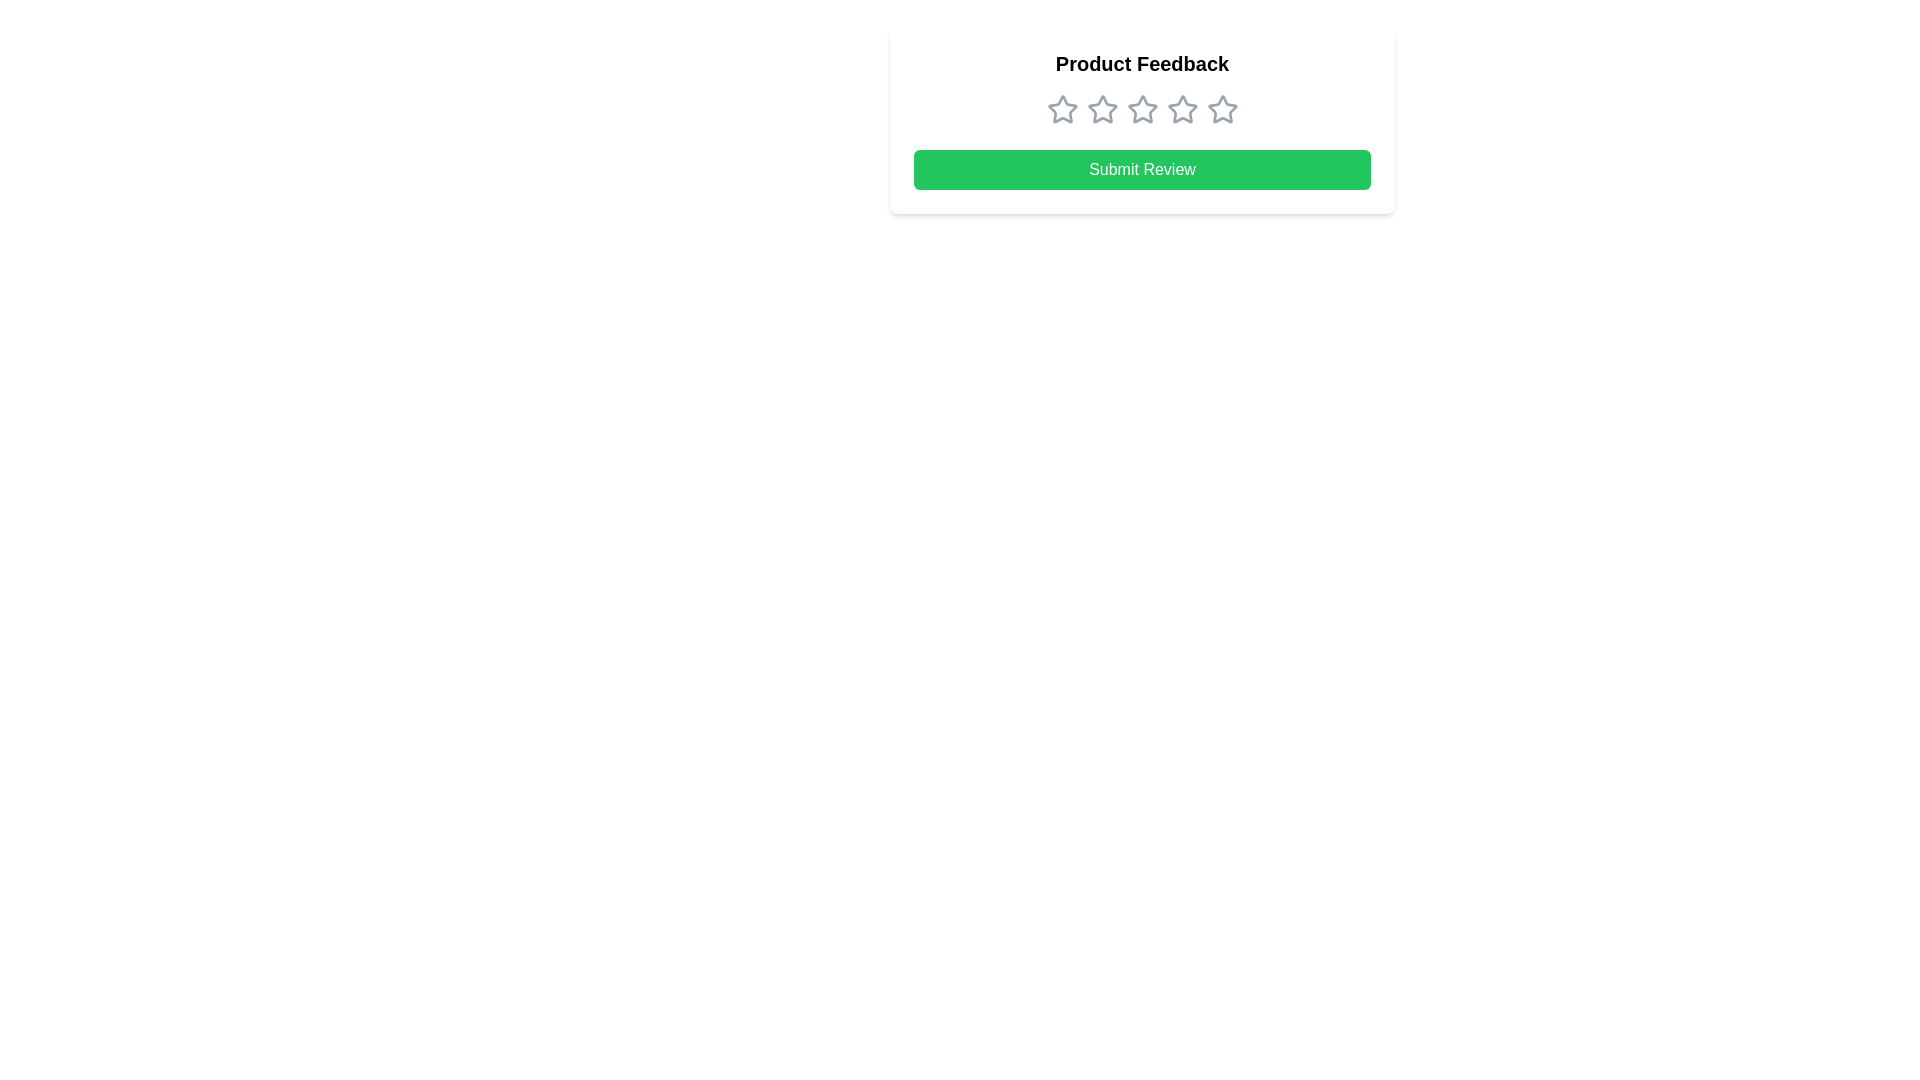 Image resolution: width=1920 pixels, height=1080 pixels. I want to click on the fifth star icon under the 'Product Feedback' title, so click(1221, 109).